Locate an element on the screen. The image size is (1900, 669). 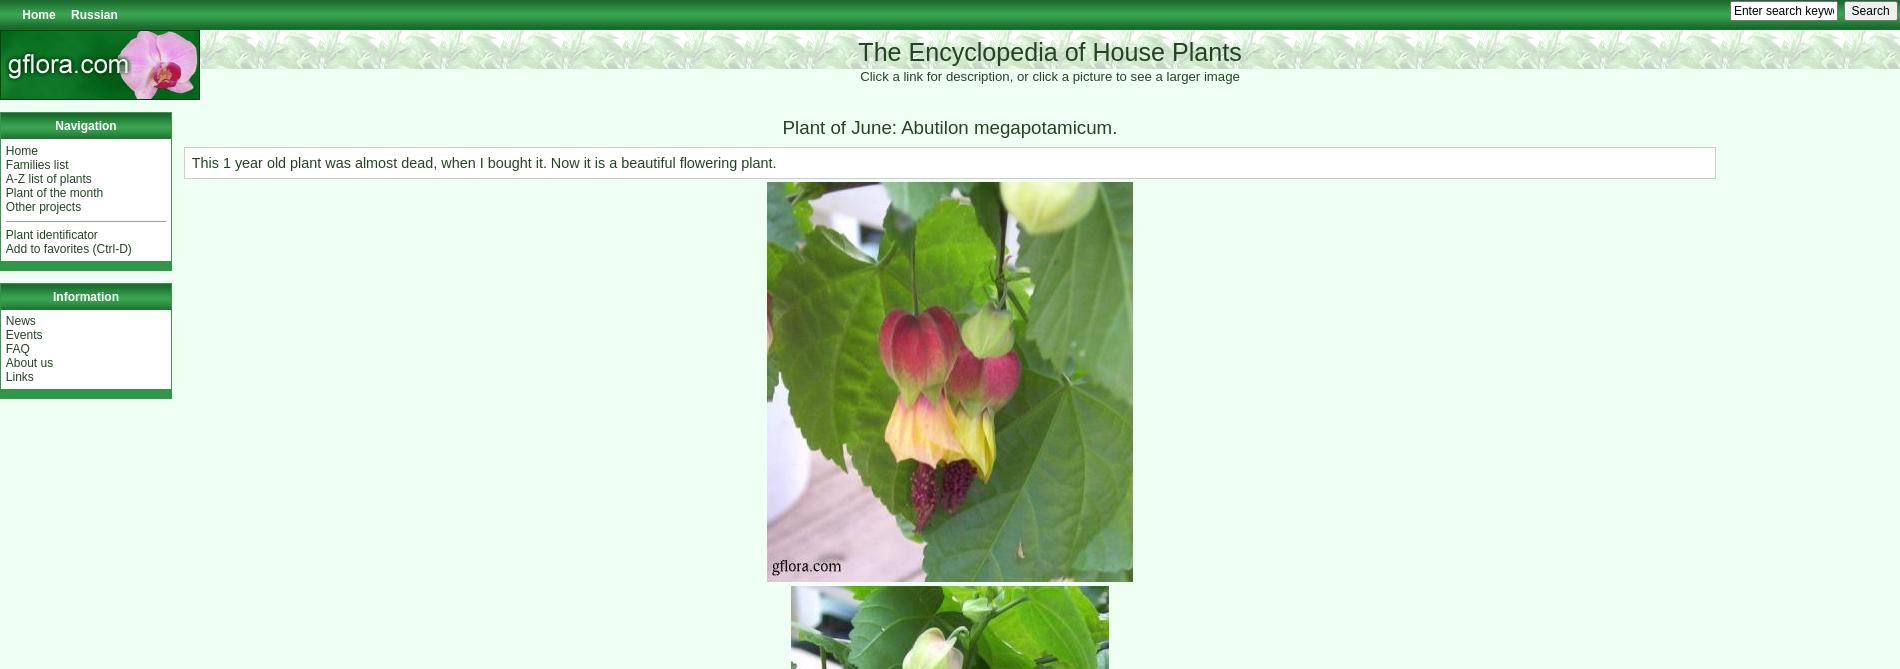
'The Encyclopedia of House Plants' is located at coordinates (1049, 50).